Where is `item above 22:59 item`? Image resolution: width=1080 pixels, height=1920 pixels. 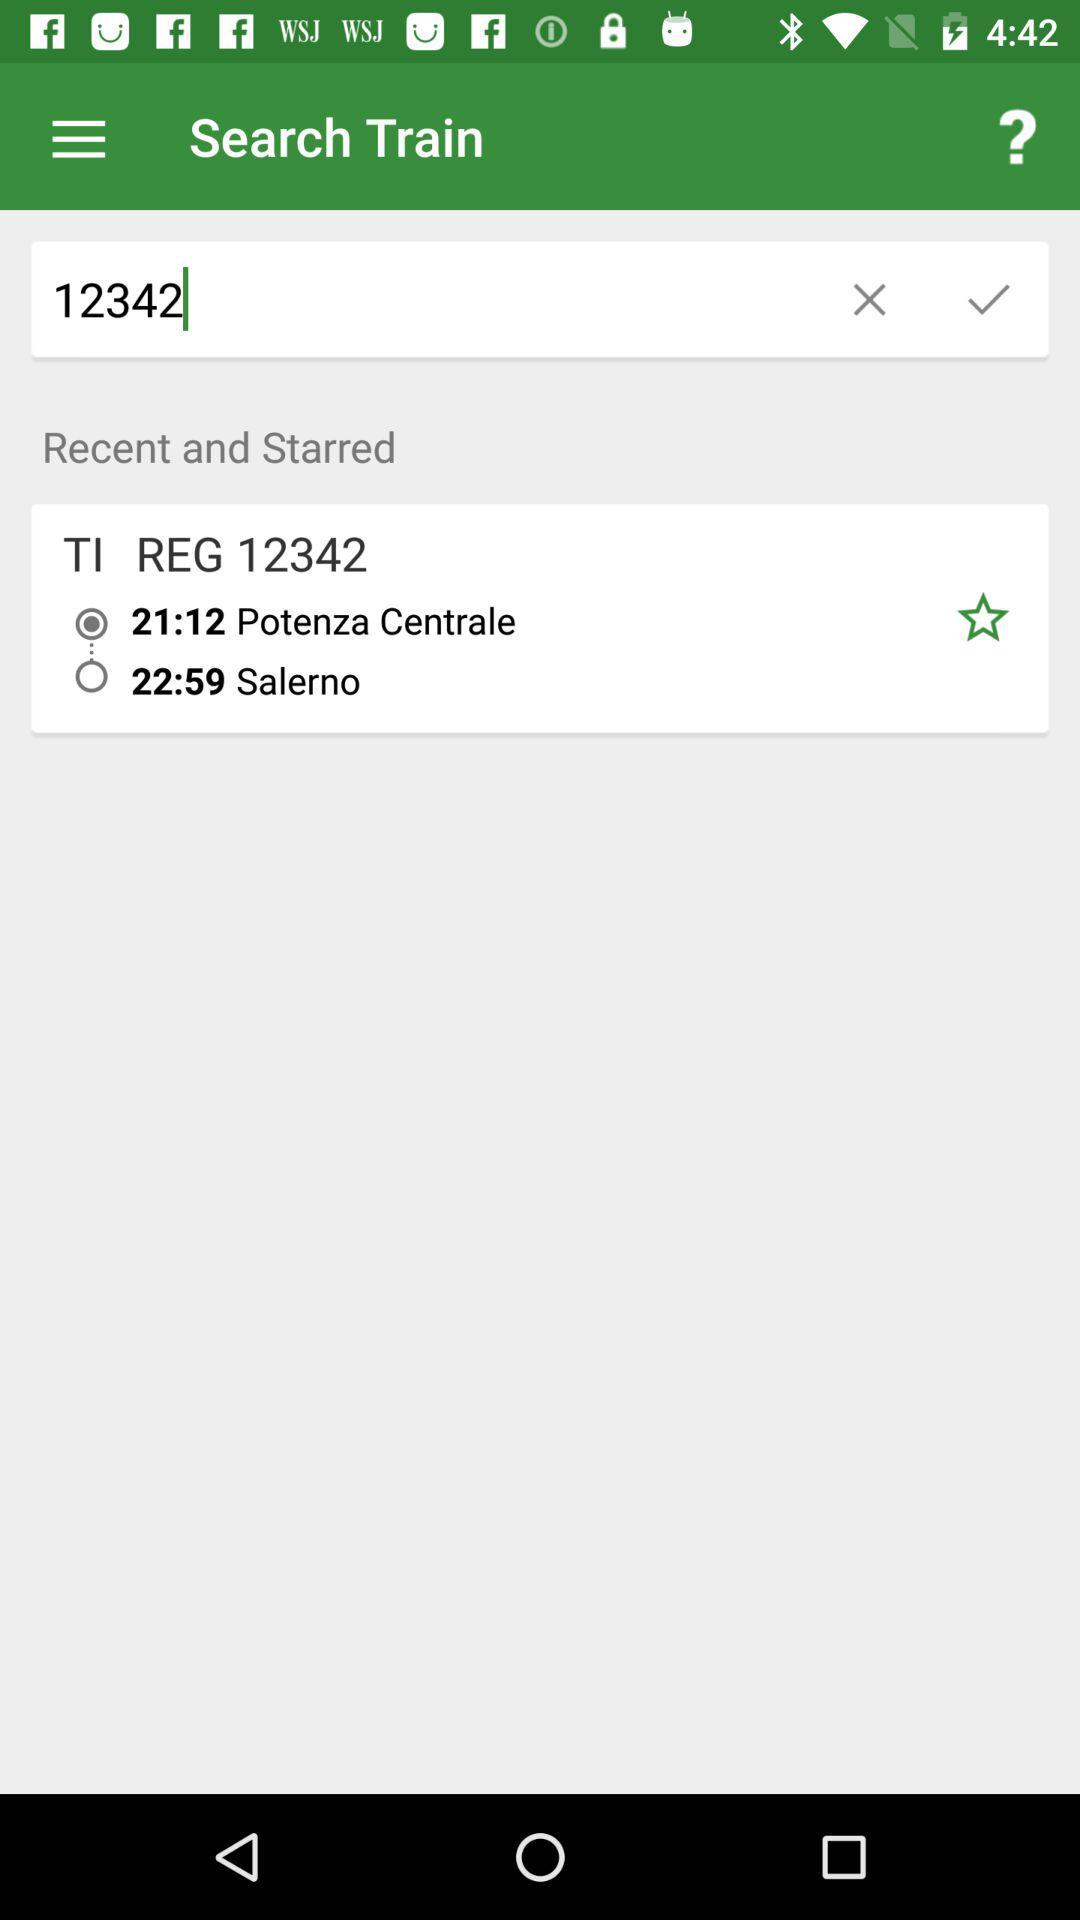 item above 22:59 item is located at coordinates (177, 619).